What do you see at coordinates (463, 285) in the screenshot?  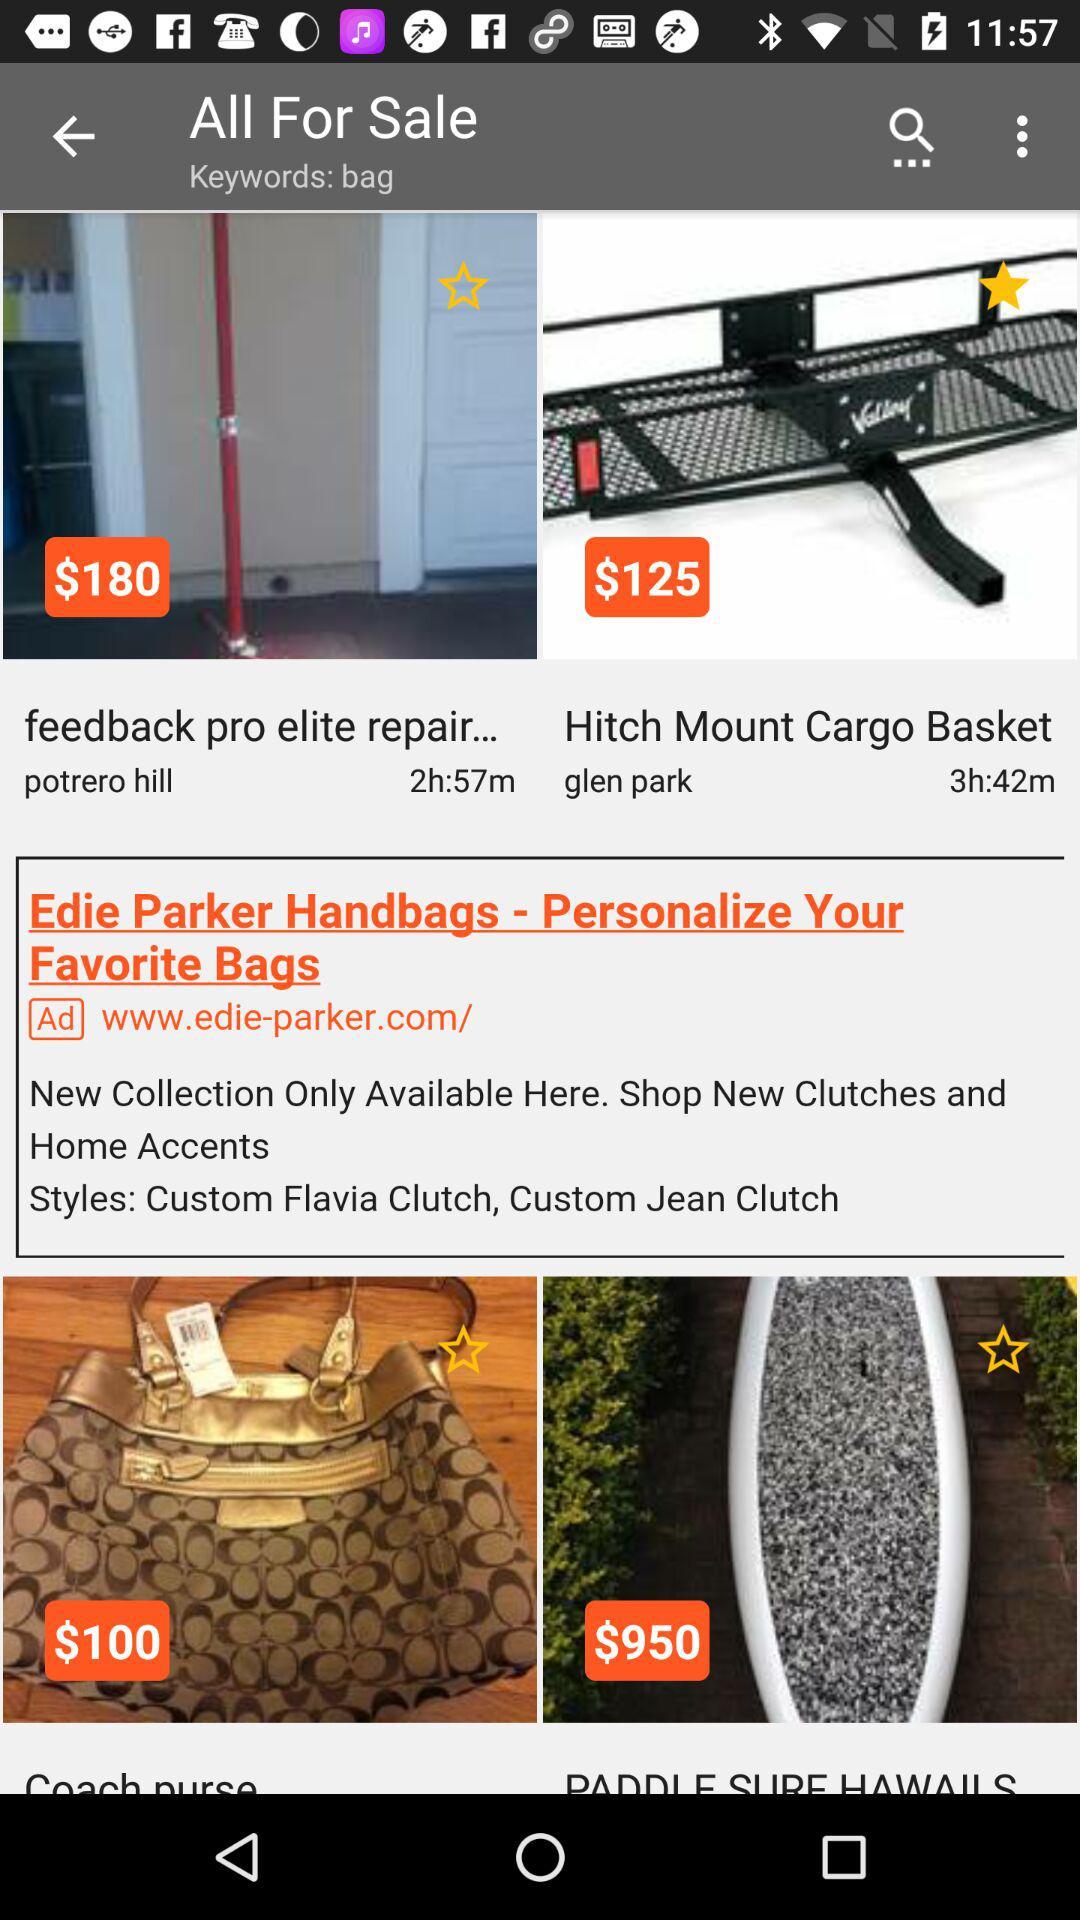 I see `to provide rating` at bounding box center [463, 285].